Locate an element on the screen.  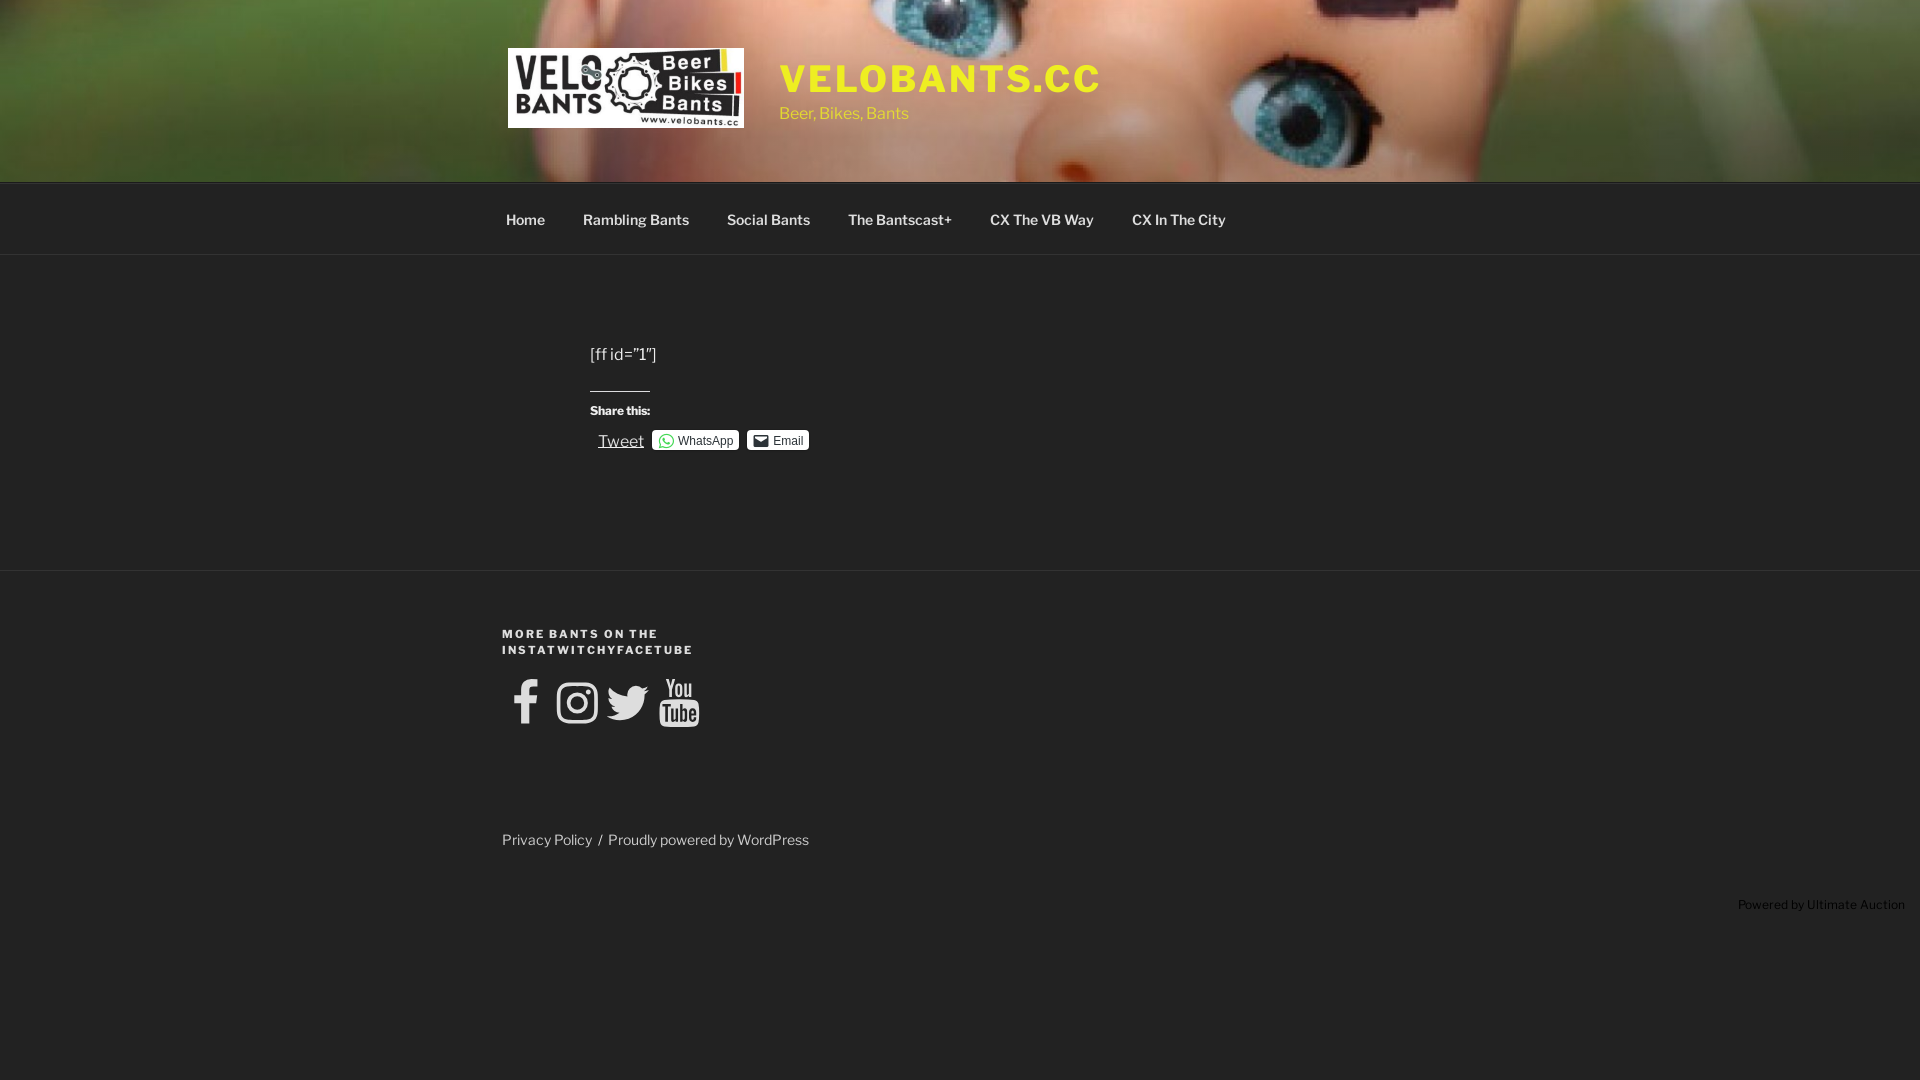
'Powered by Ultimate Auction' is located at coordinates (1821, 904).